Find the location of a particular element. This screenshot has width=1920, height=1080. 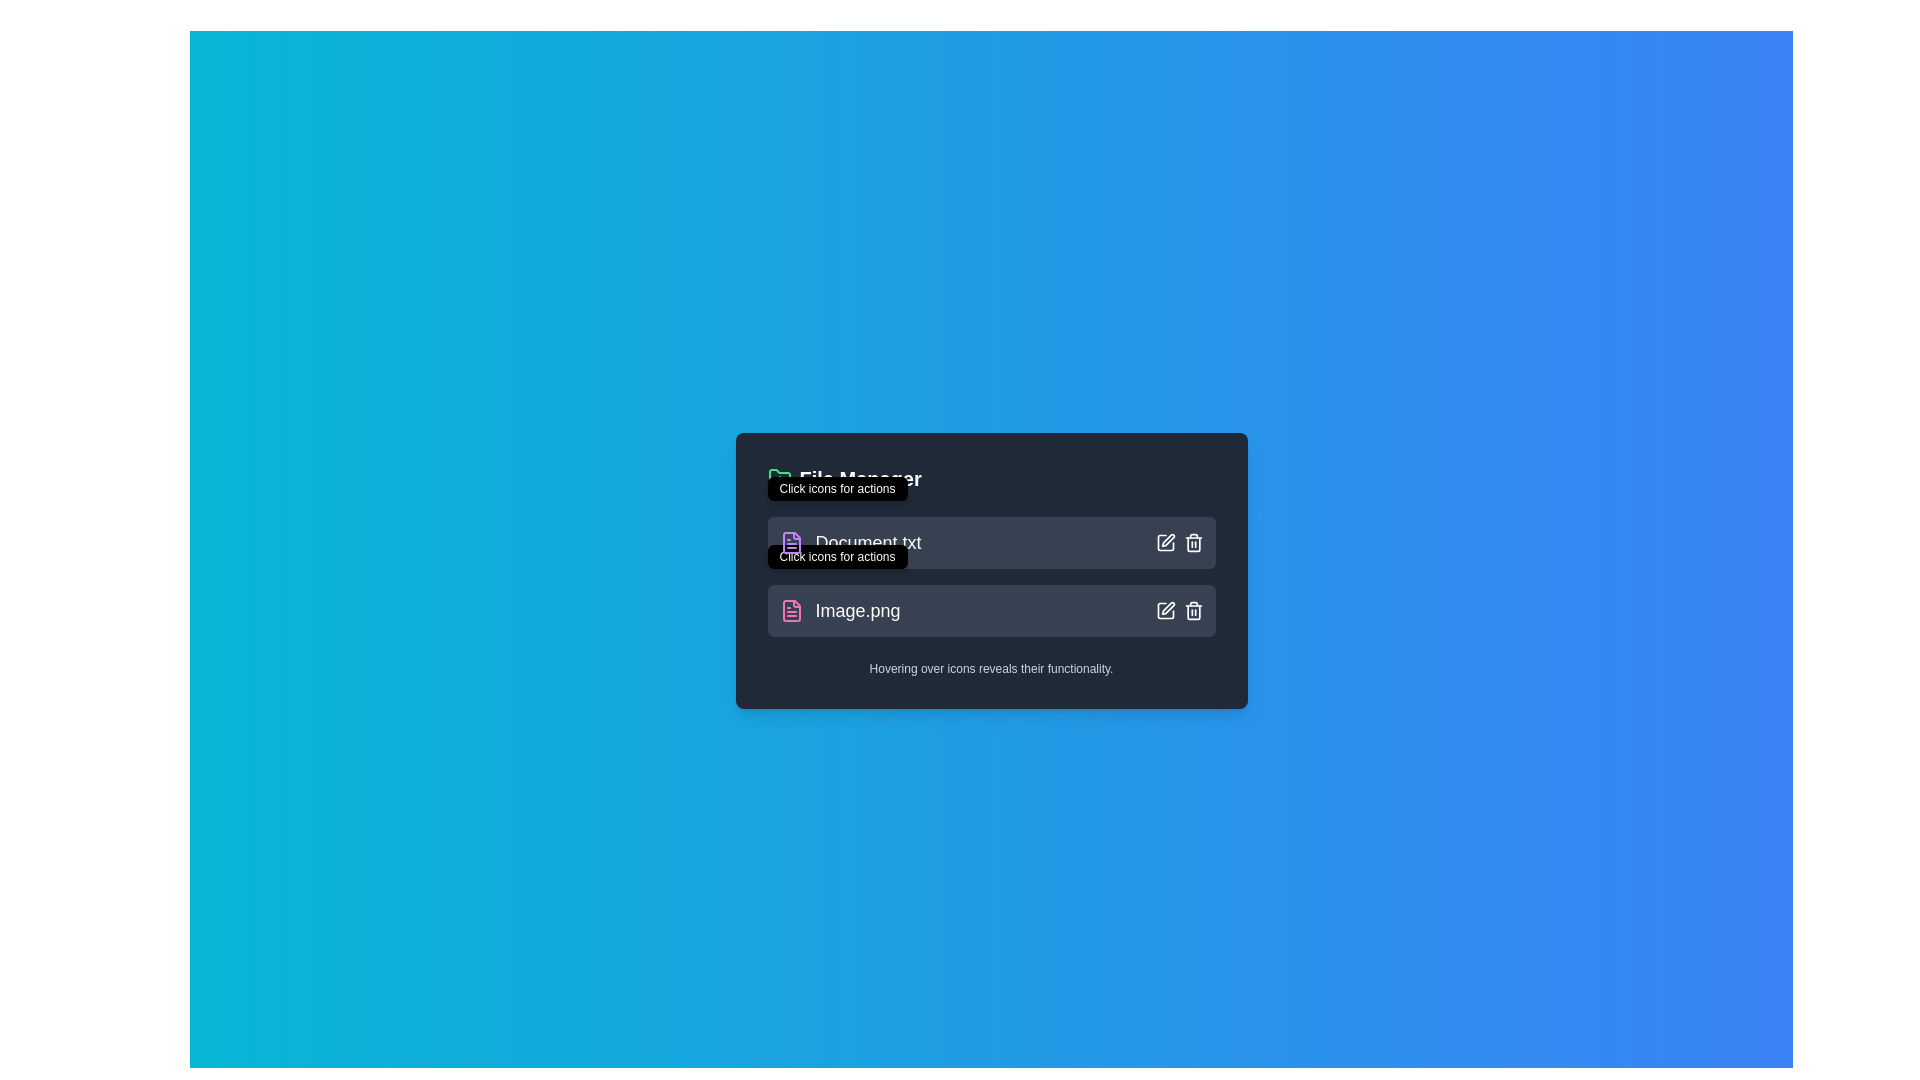

the pencil icon located at the right end of the 'Image.png' row to initiate the edit functionality is located at coordinates (1179, 609).